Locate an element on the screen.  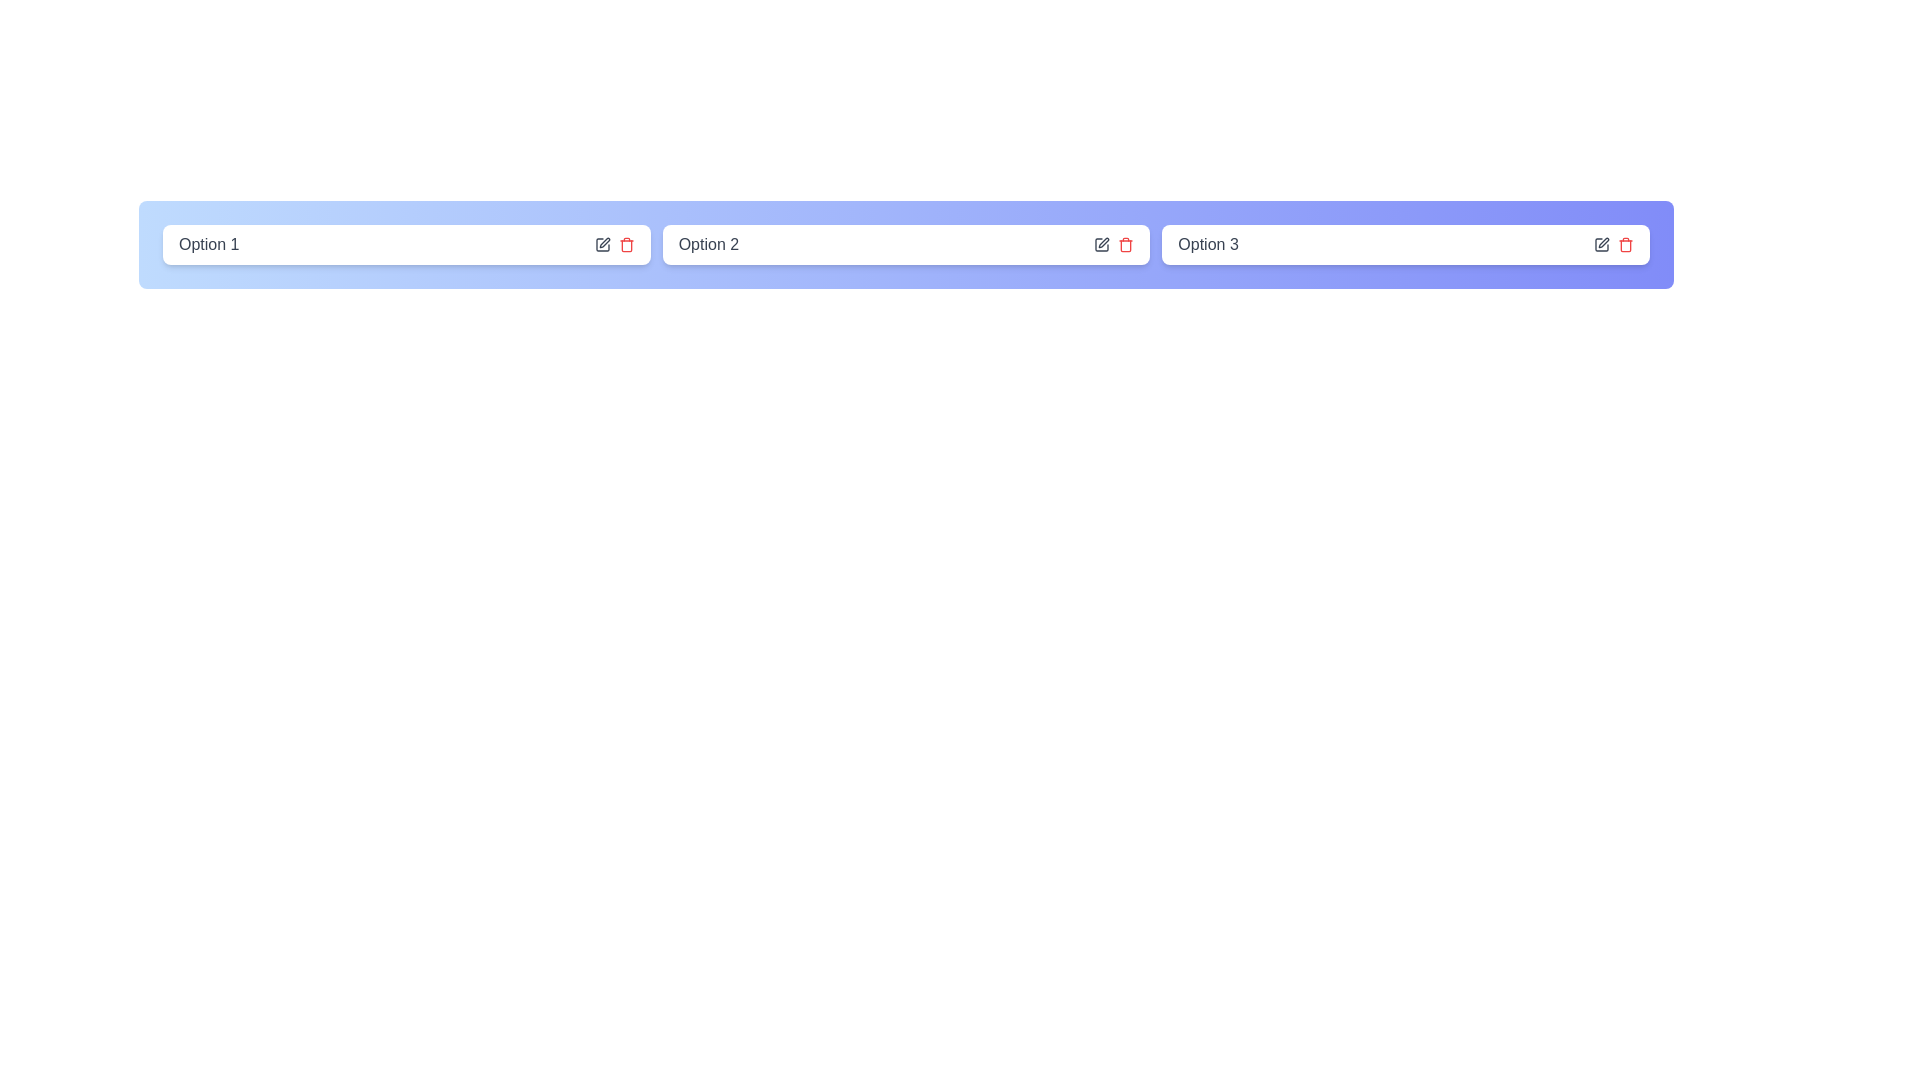
the chip labeled Option 1 is located at coordinates (405, 244).